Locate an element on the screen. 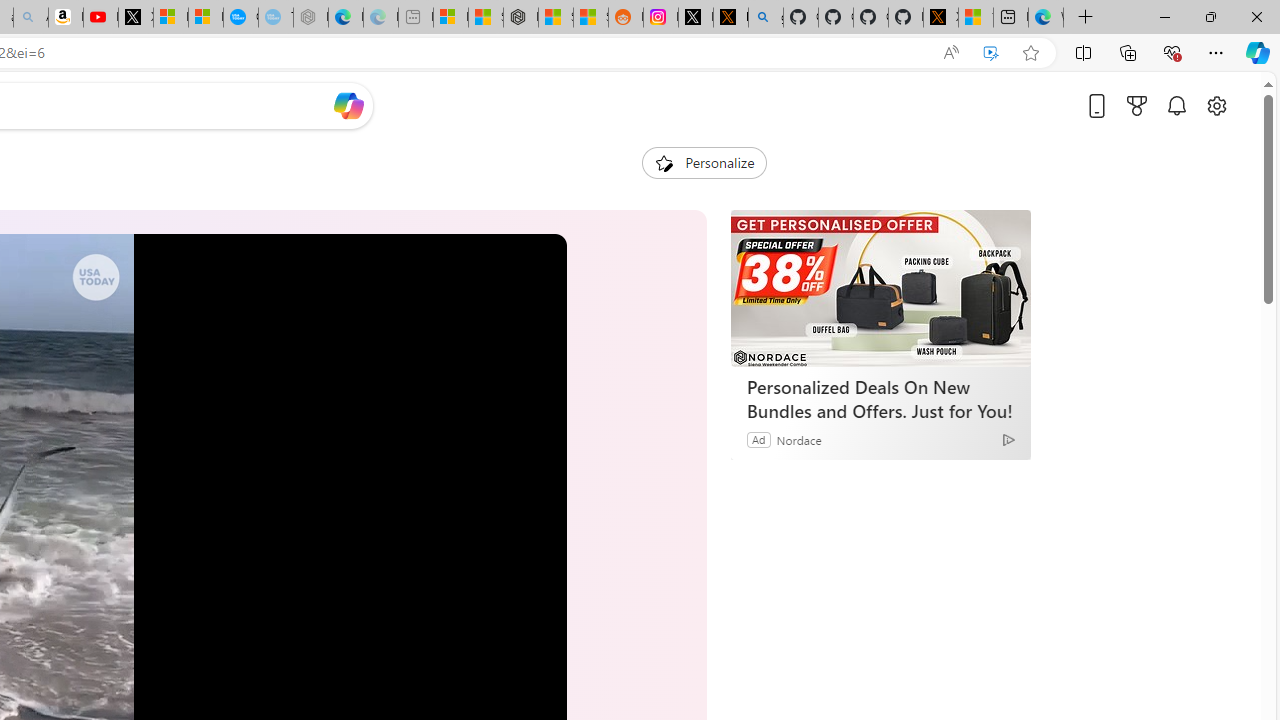 The width and height of the screenshot is (1280, 720). 'Microsoft rewards' is located at coordinates (1137, 105).